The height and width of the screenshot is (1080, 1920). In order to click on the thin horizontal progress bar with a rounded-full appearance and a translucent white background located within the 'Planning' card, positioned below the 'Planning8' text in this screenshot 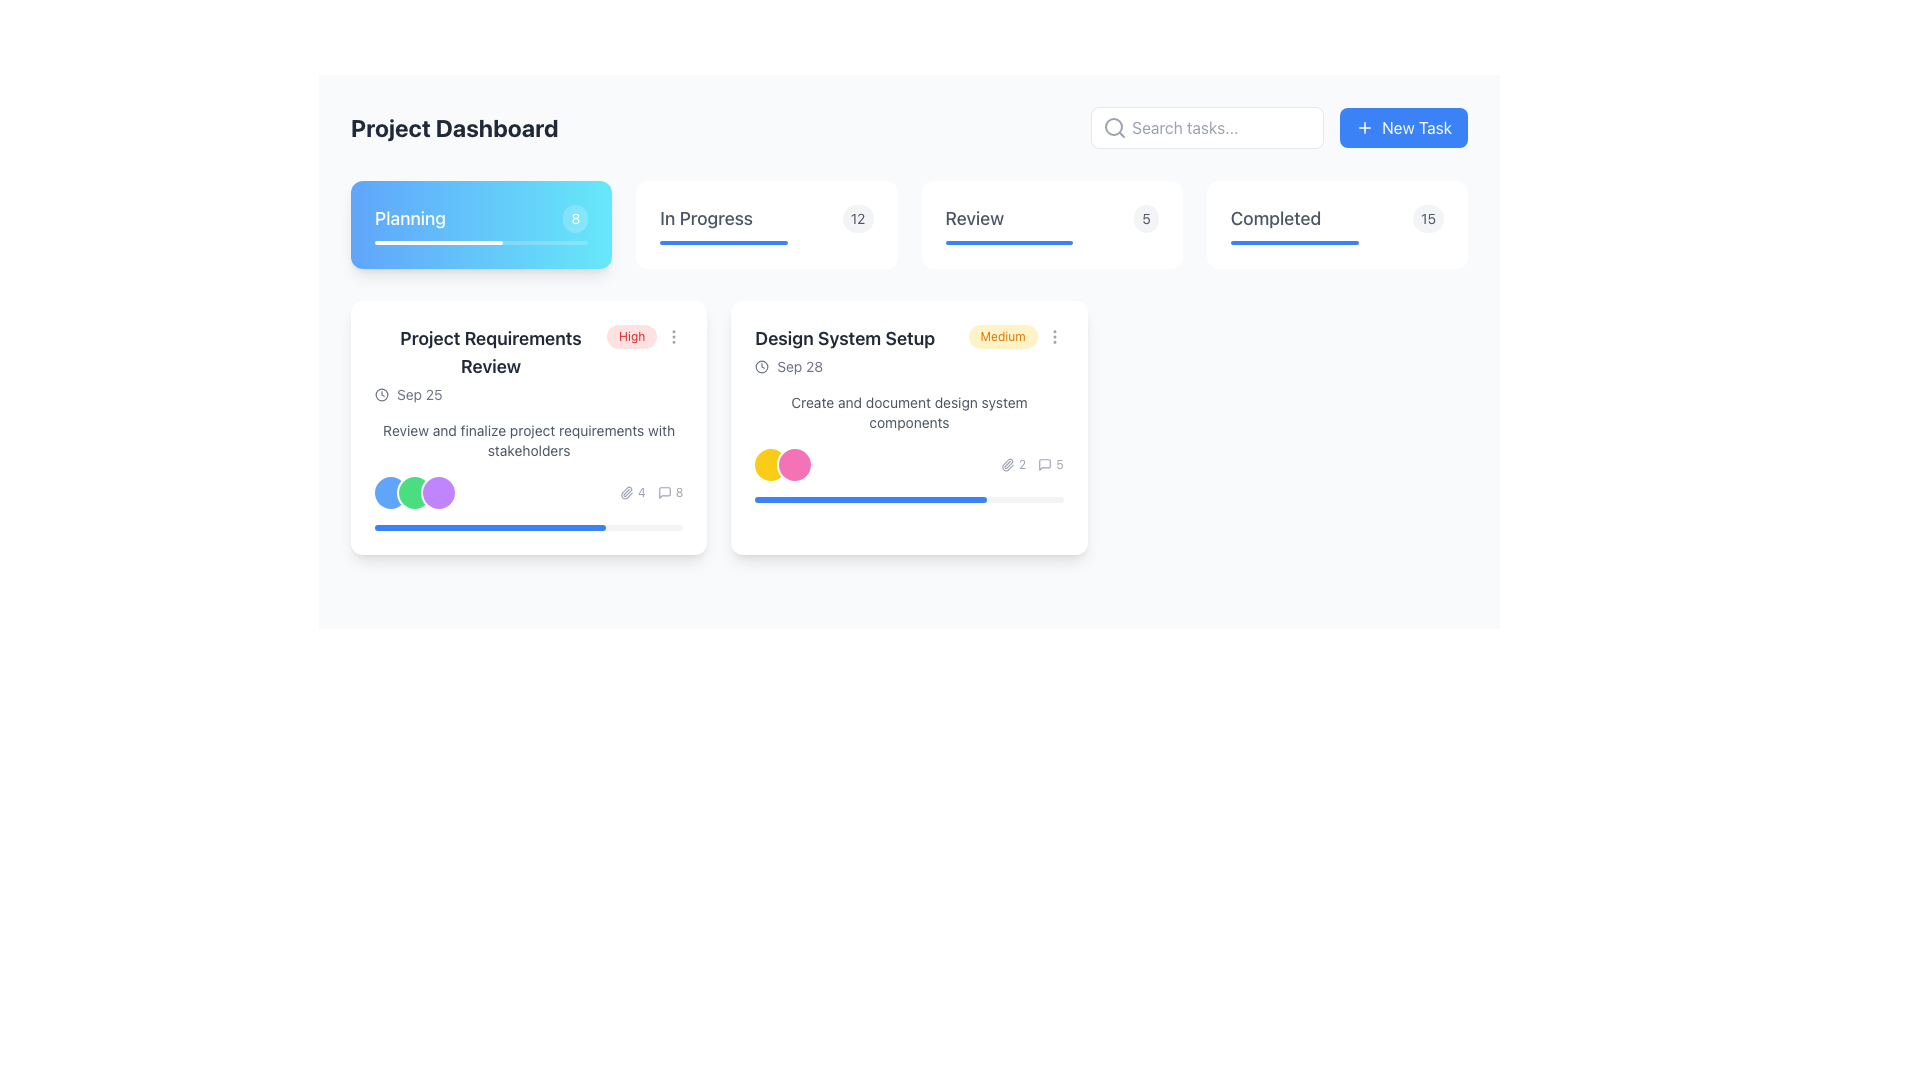, I will do `click(481, 242)`.